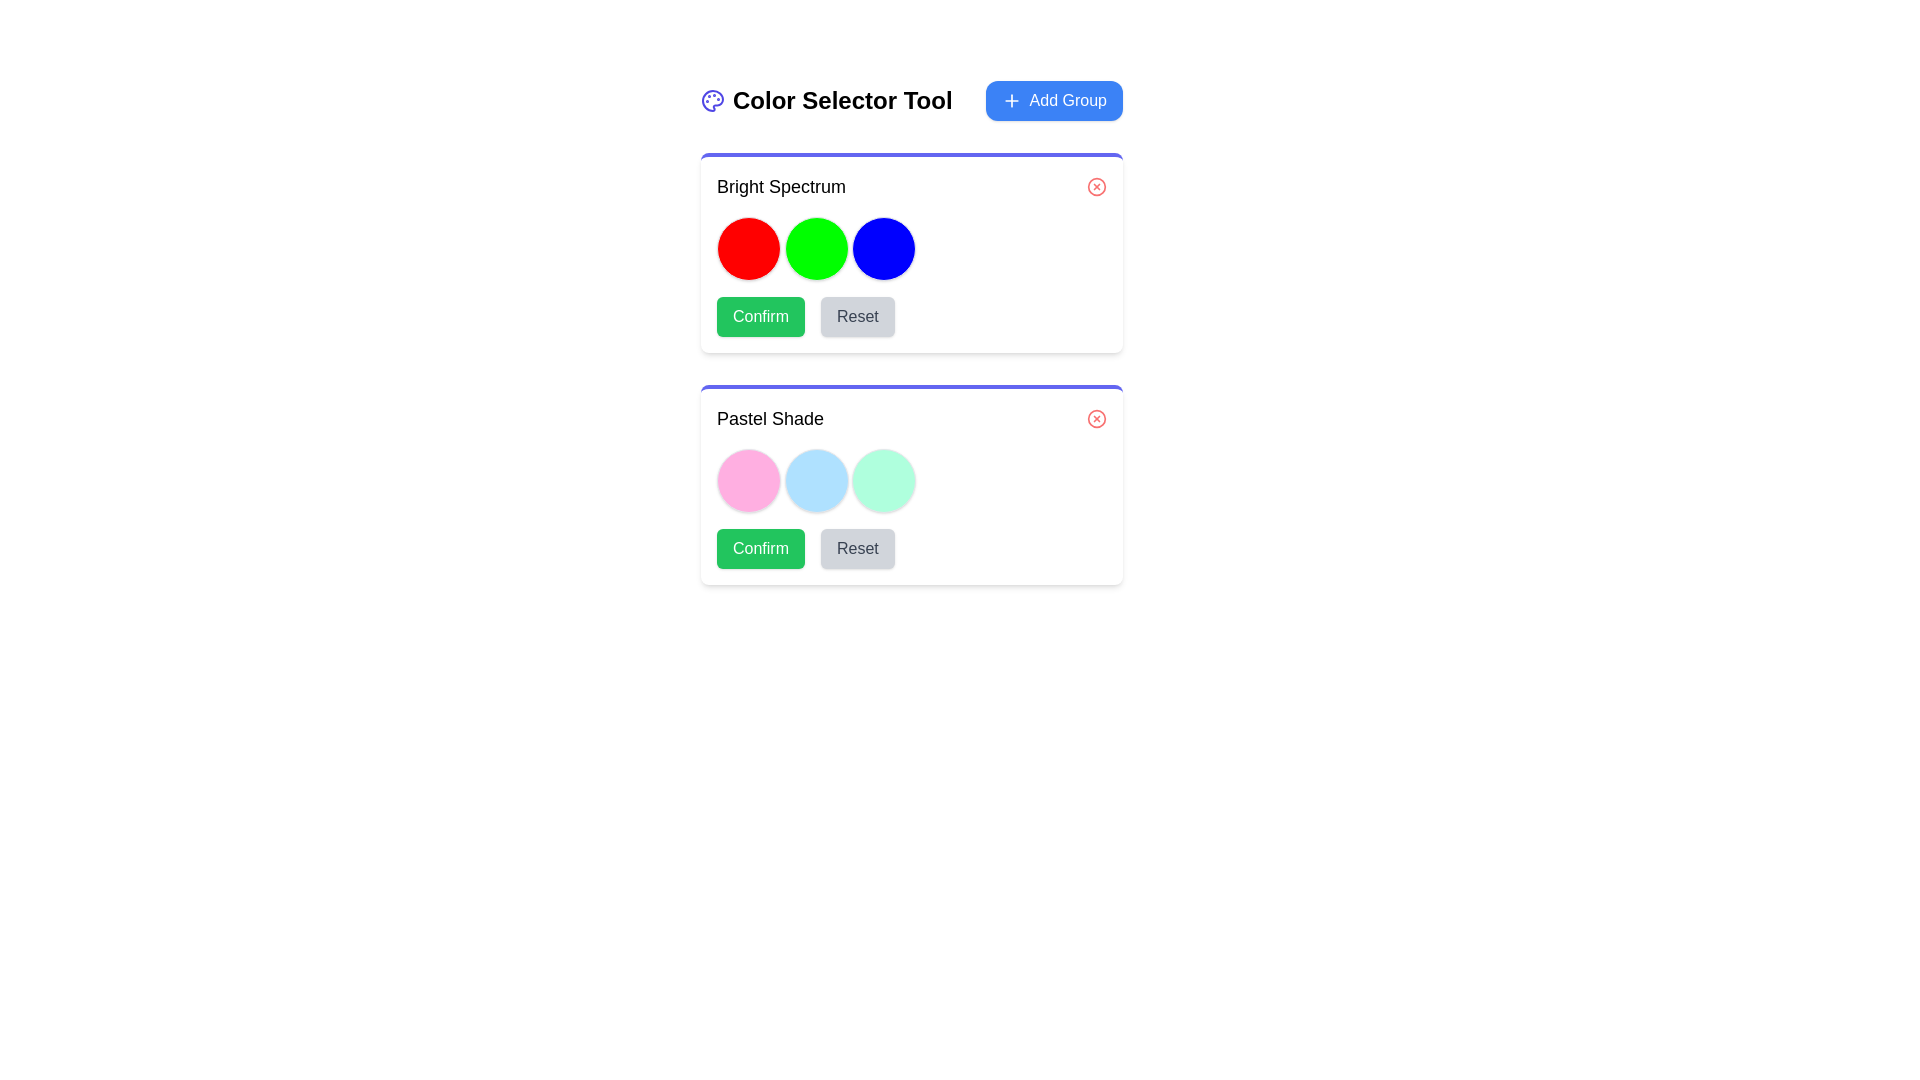 Image resolution: width=1920 pixels, height=1080 pixels. I want to click on the green 'Confirm' button with white text, which is the leftmost button in the 'Pastel Shade' button group, to confirm the selection, so click(760, 548).